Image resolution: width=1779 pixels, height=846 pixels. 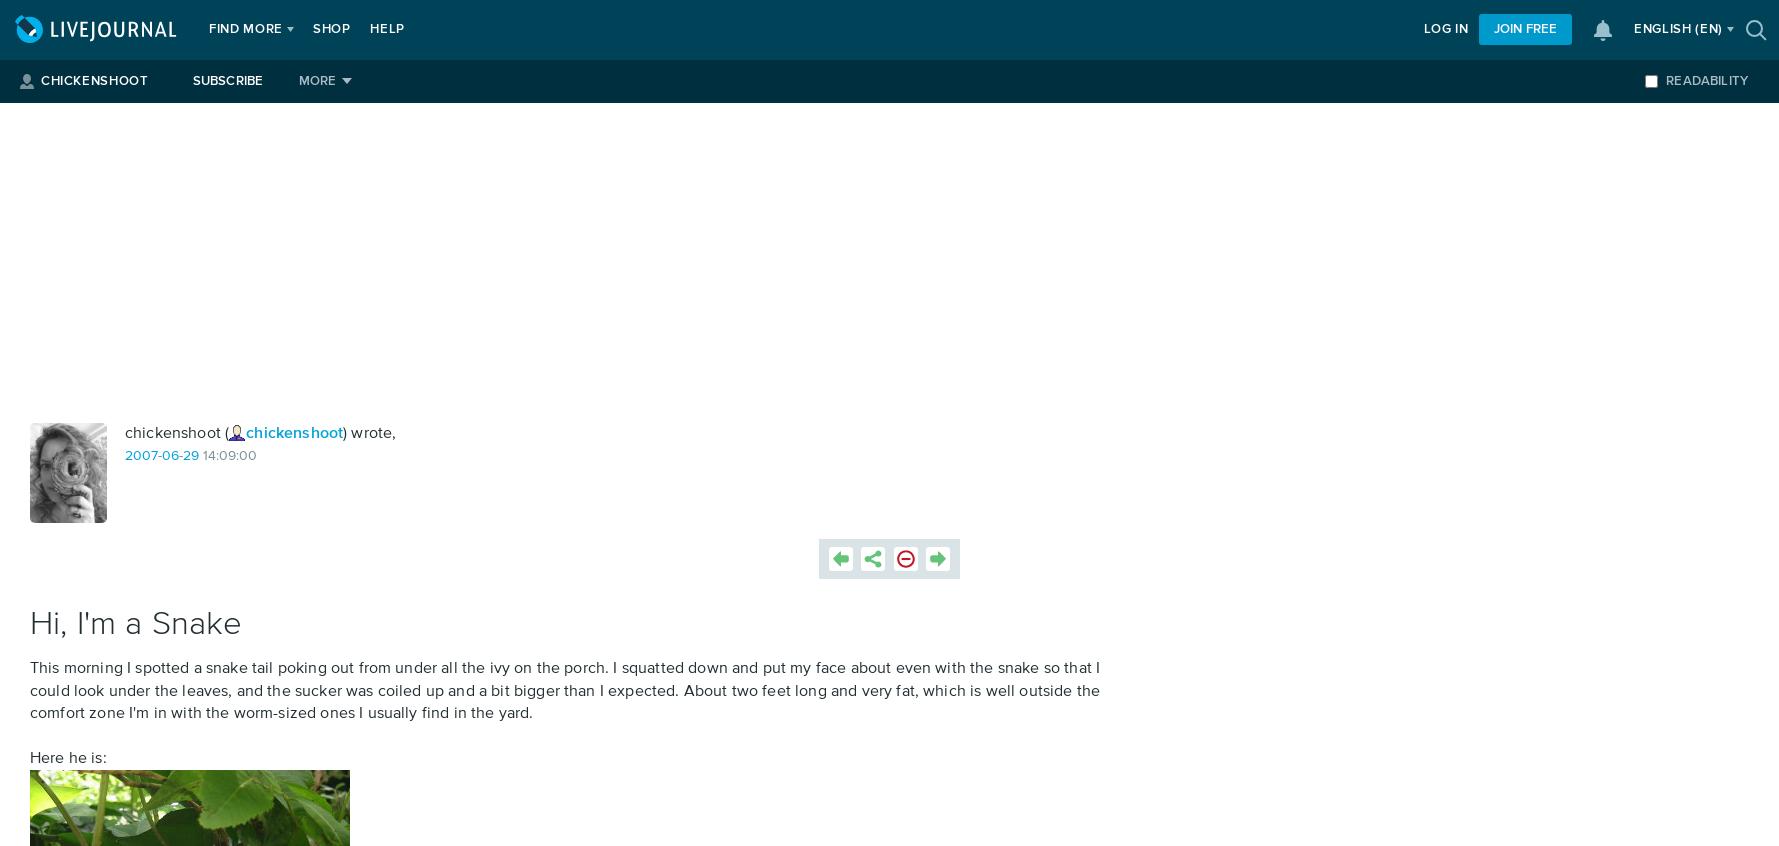 What do you see at coordinates (141, 454) in the screenshot?
I see `'2007'` at bounding box center [141, 454].